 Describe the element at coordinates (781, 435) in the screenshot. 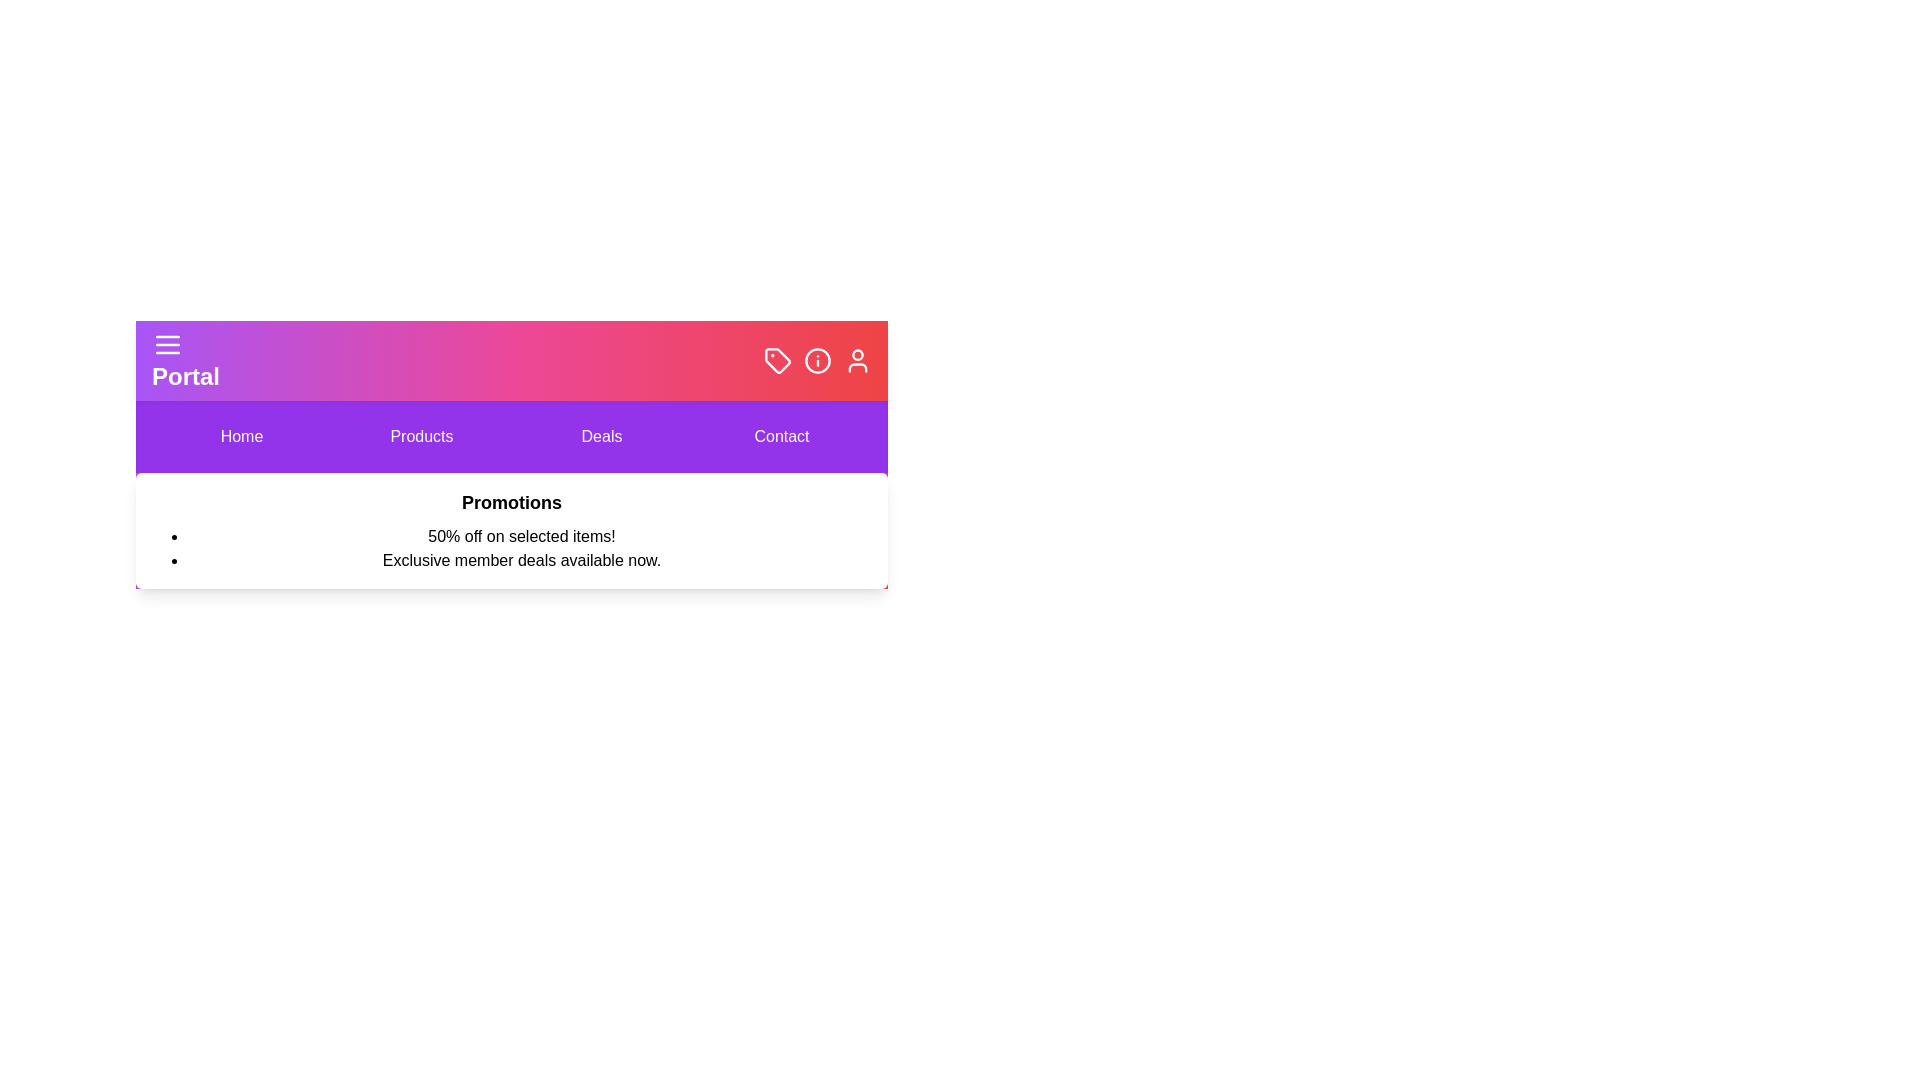

I see `the navigation item Contact from the menu` at that location.